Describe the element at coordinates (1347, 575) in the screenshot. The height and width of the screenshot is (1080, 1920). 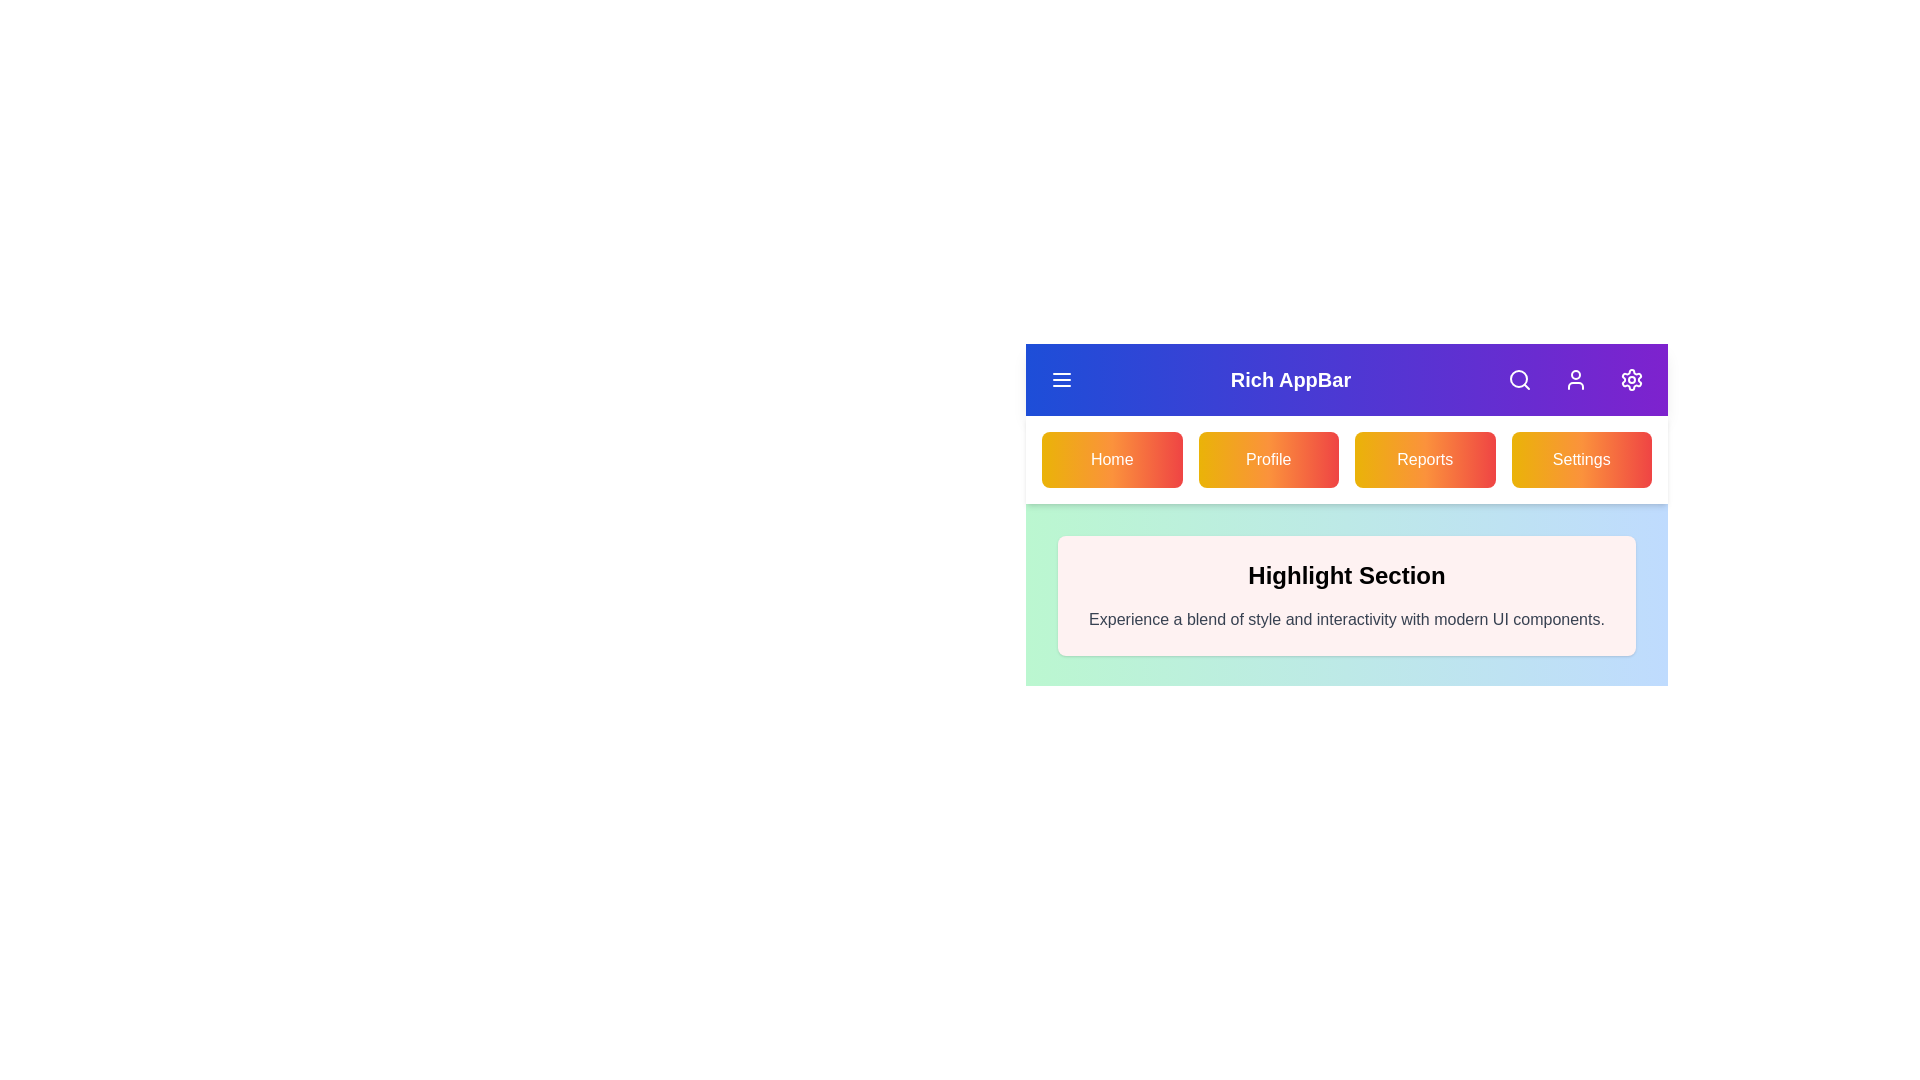
I see `the text in the 'Highlight Section'` at that location.